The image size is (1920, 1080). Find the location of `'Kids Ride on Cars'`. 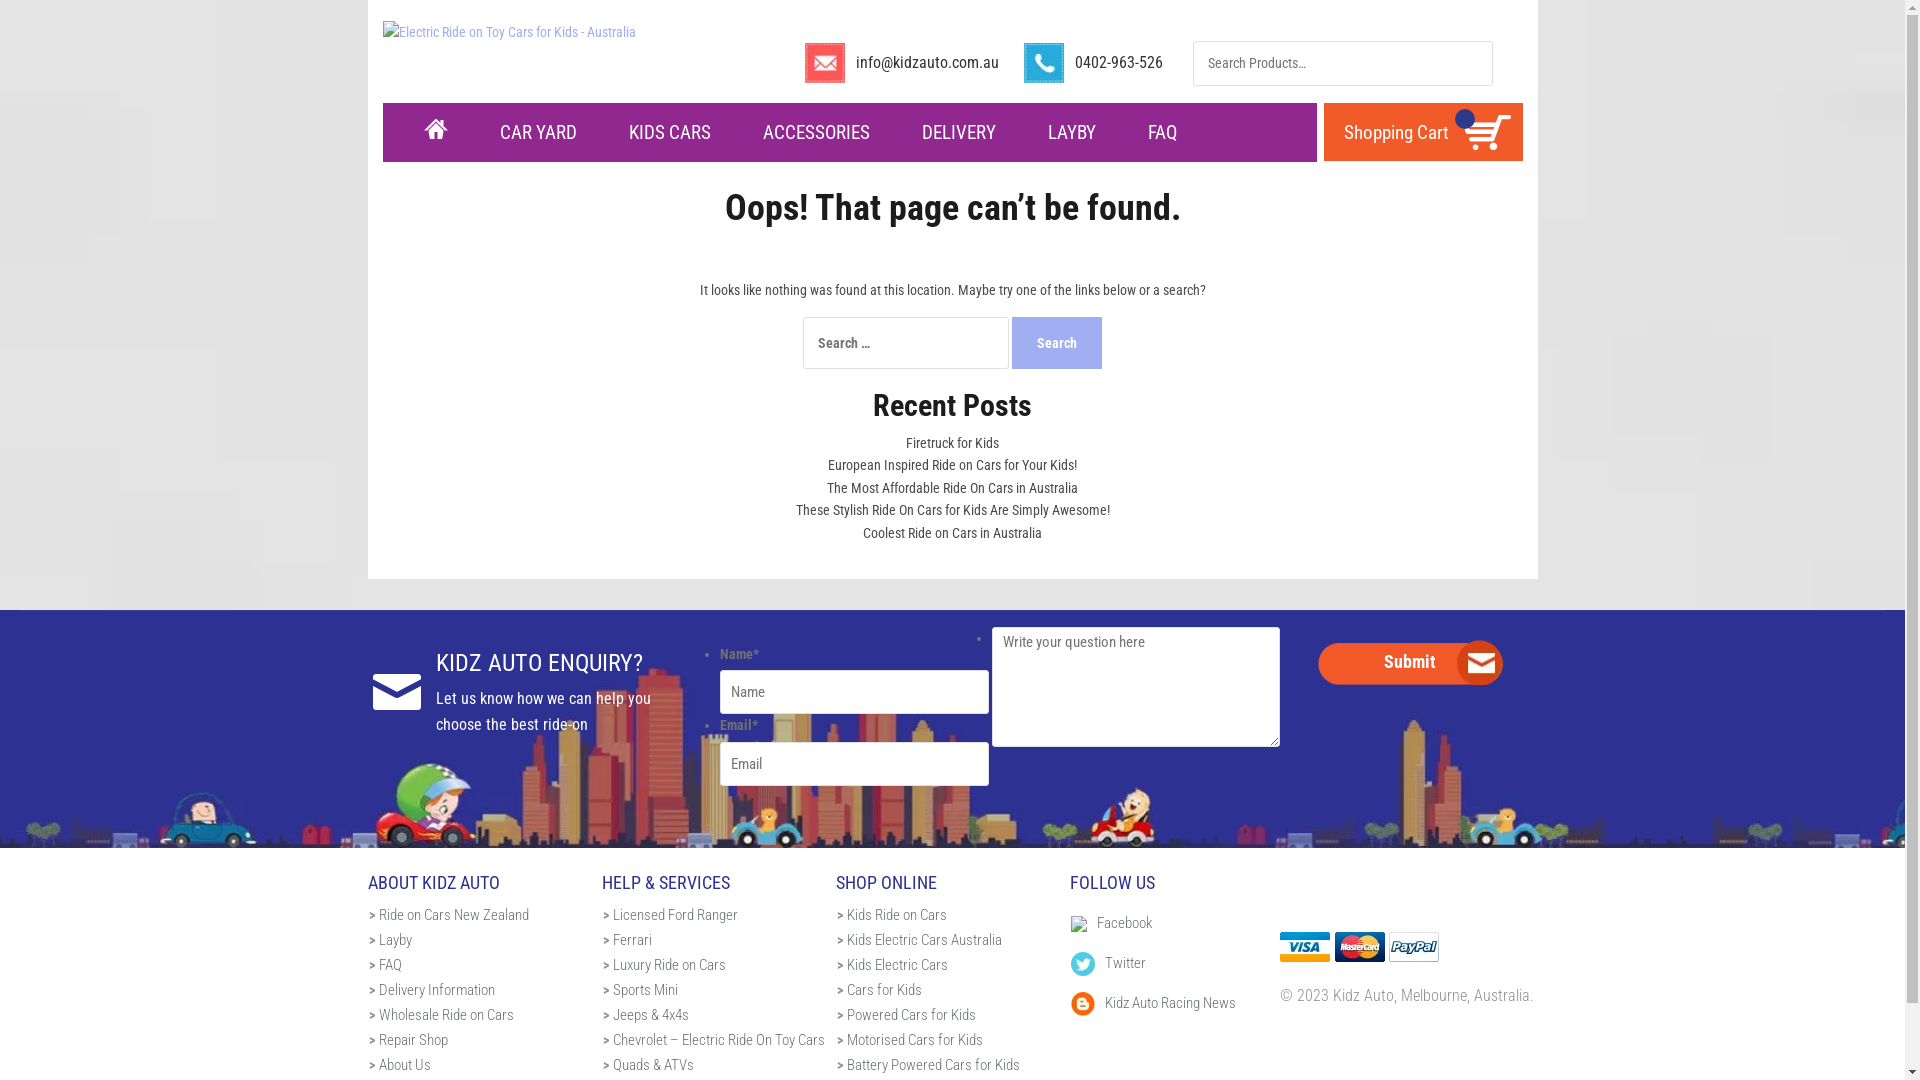

'Kids Ride on Cars' is located at coordinates (895, 914).